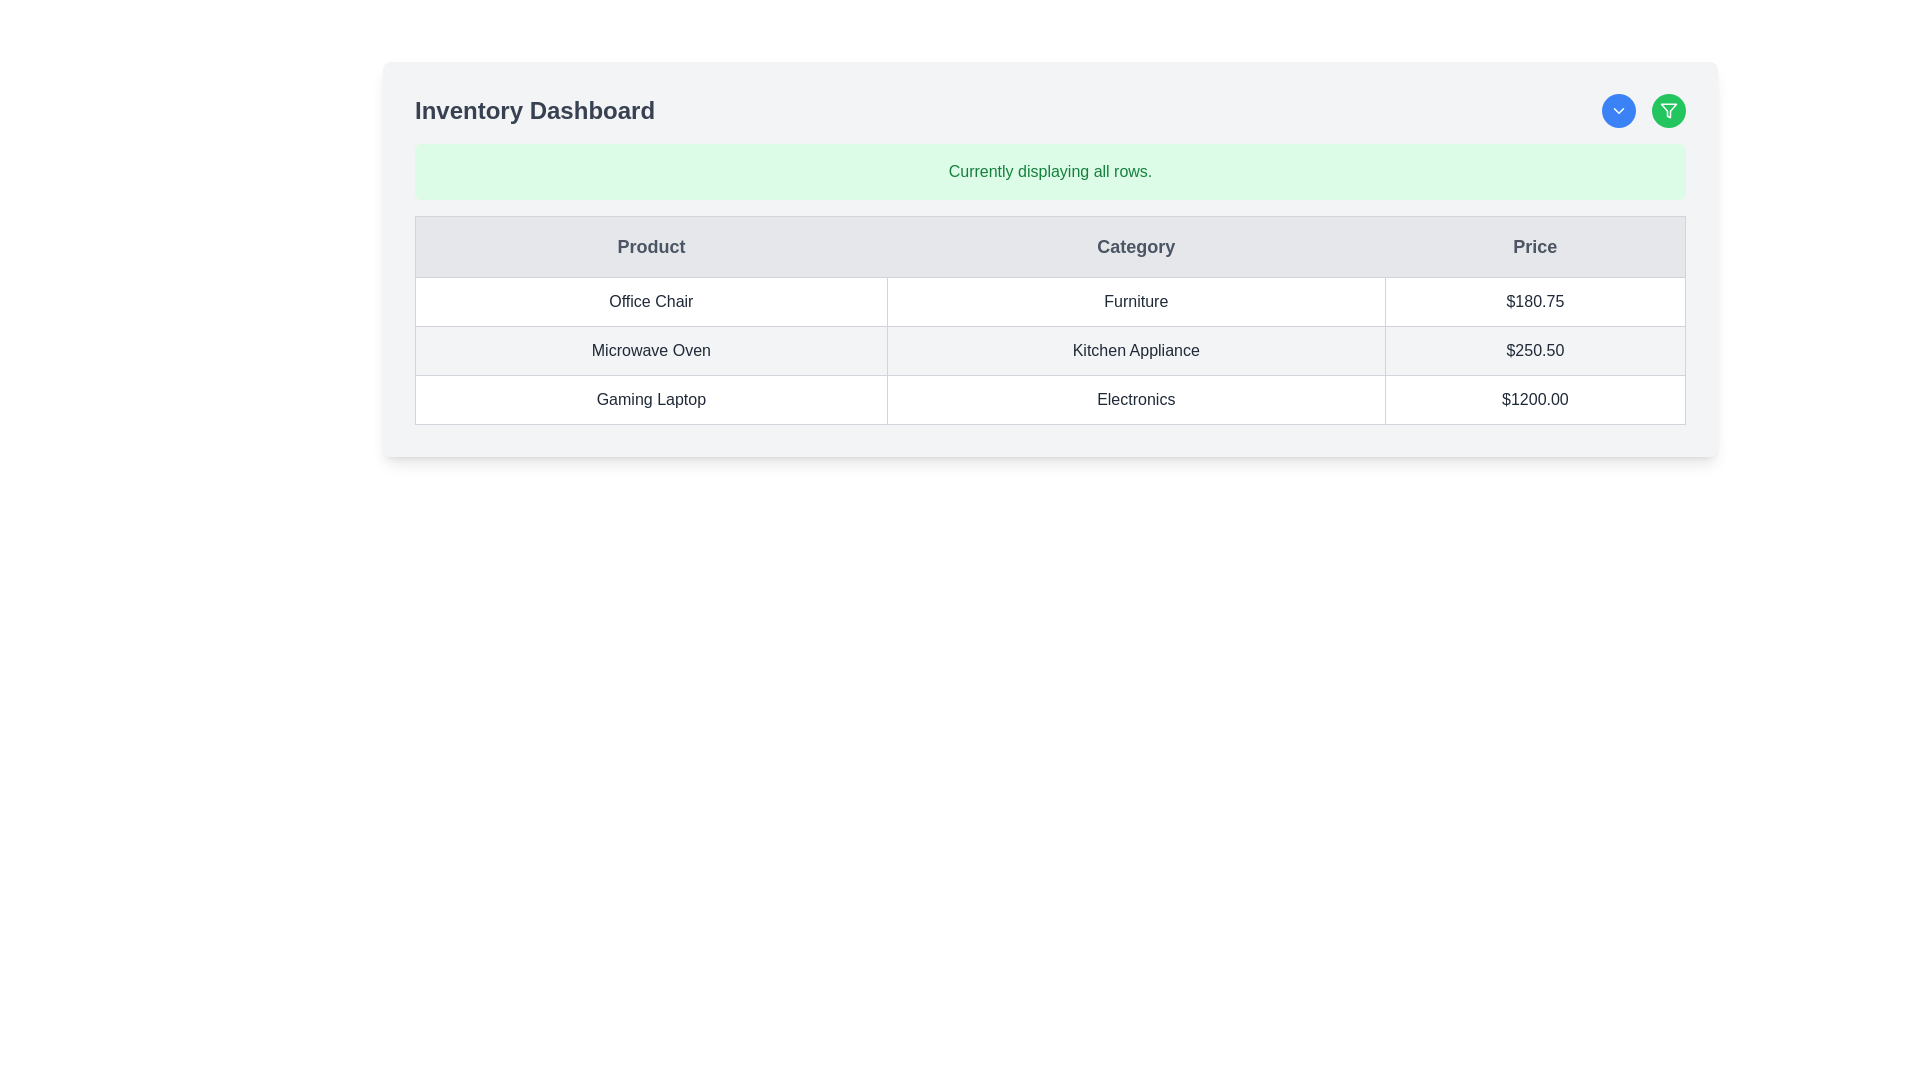 The width and height of the screenshot is (1920, 1080). I want to click on the Table Row element that serves as a header for the table, which includes column headers 'Product', 'Category', so click(1049, 245).